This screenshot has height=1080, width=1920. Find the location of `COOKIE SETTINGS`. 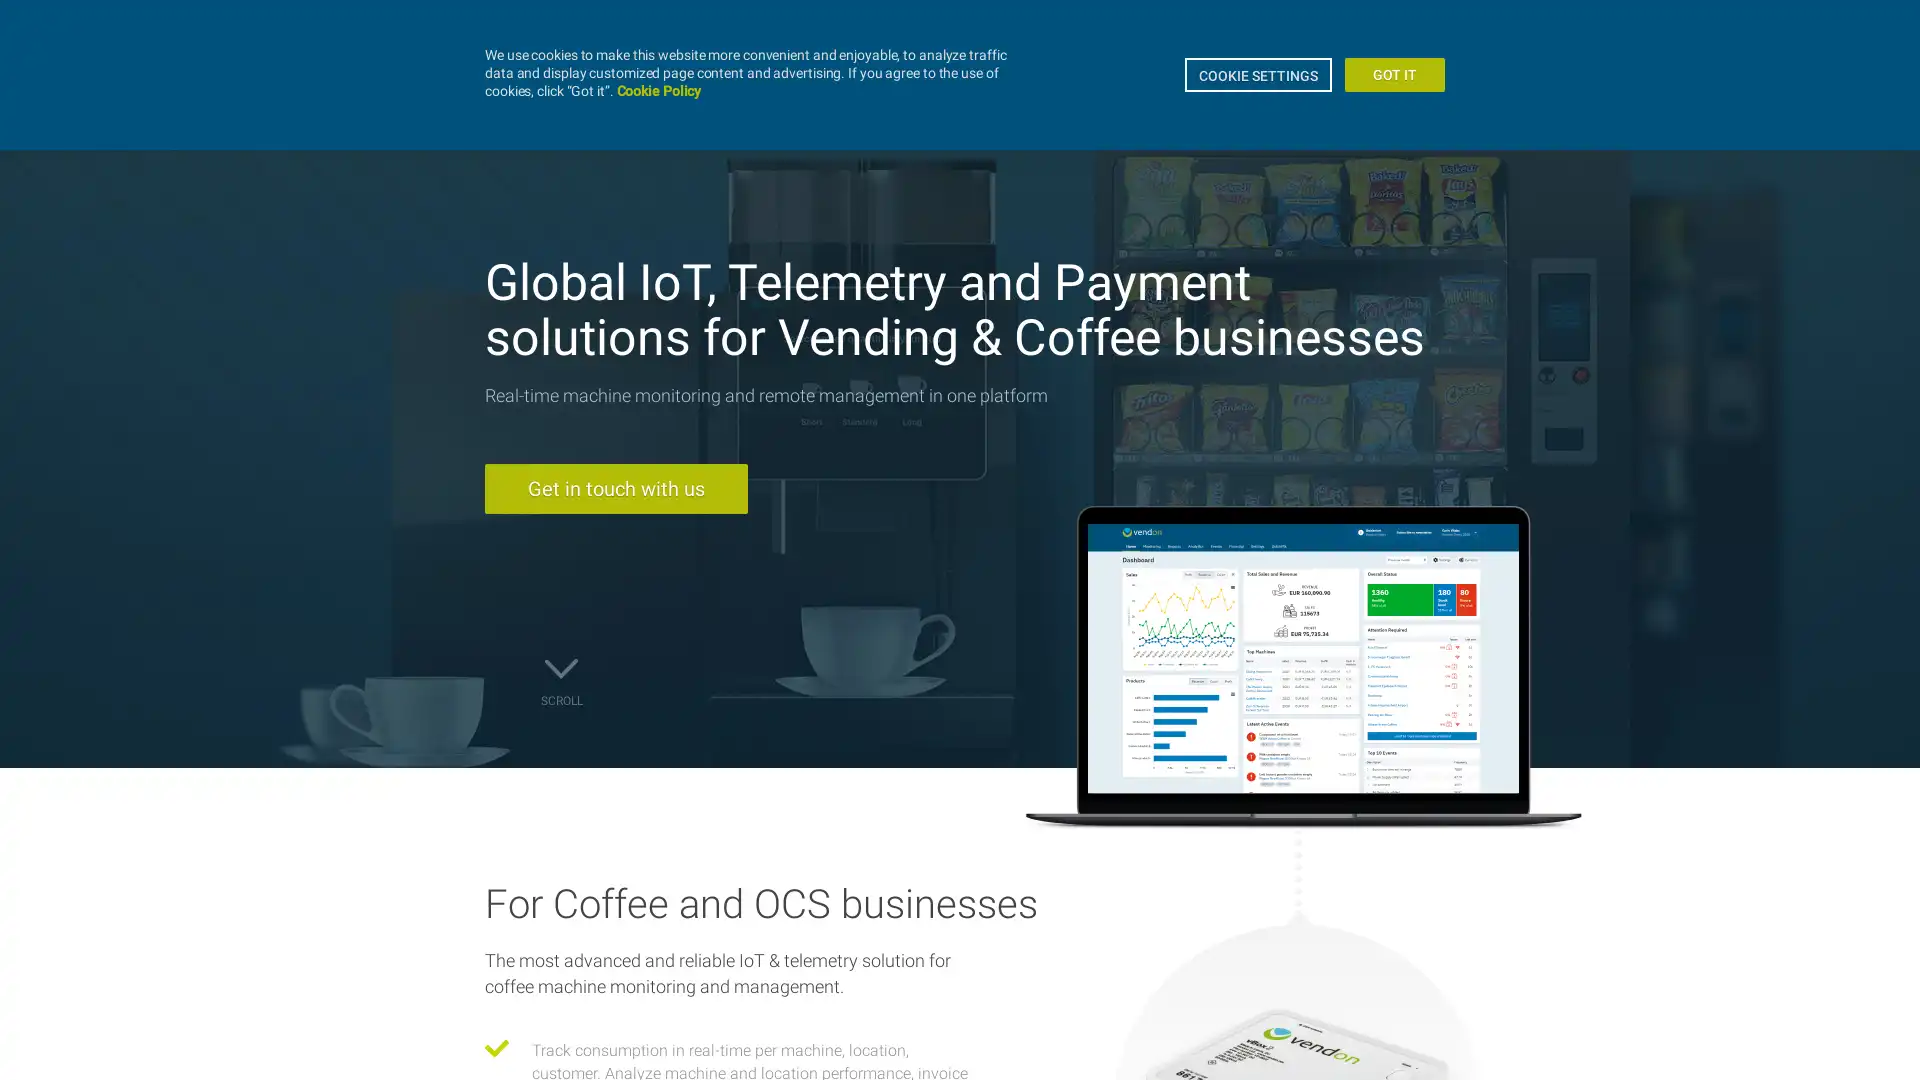

COOKIE SETTINGS is located at coordinates (1257, 73).